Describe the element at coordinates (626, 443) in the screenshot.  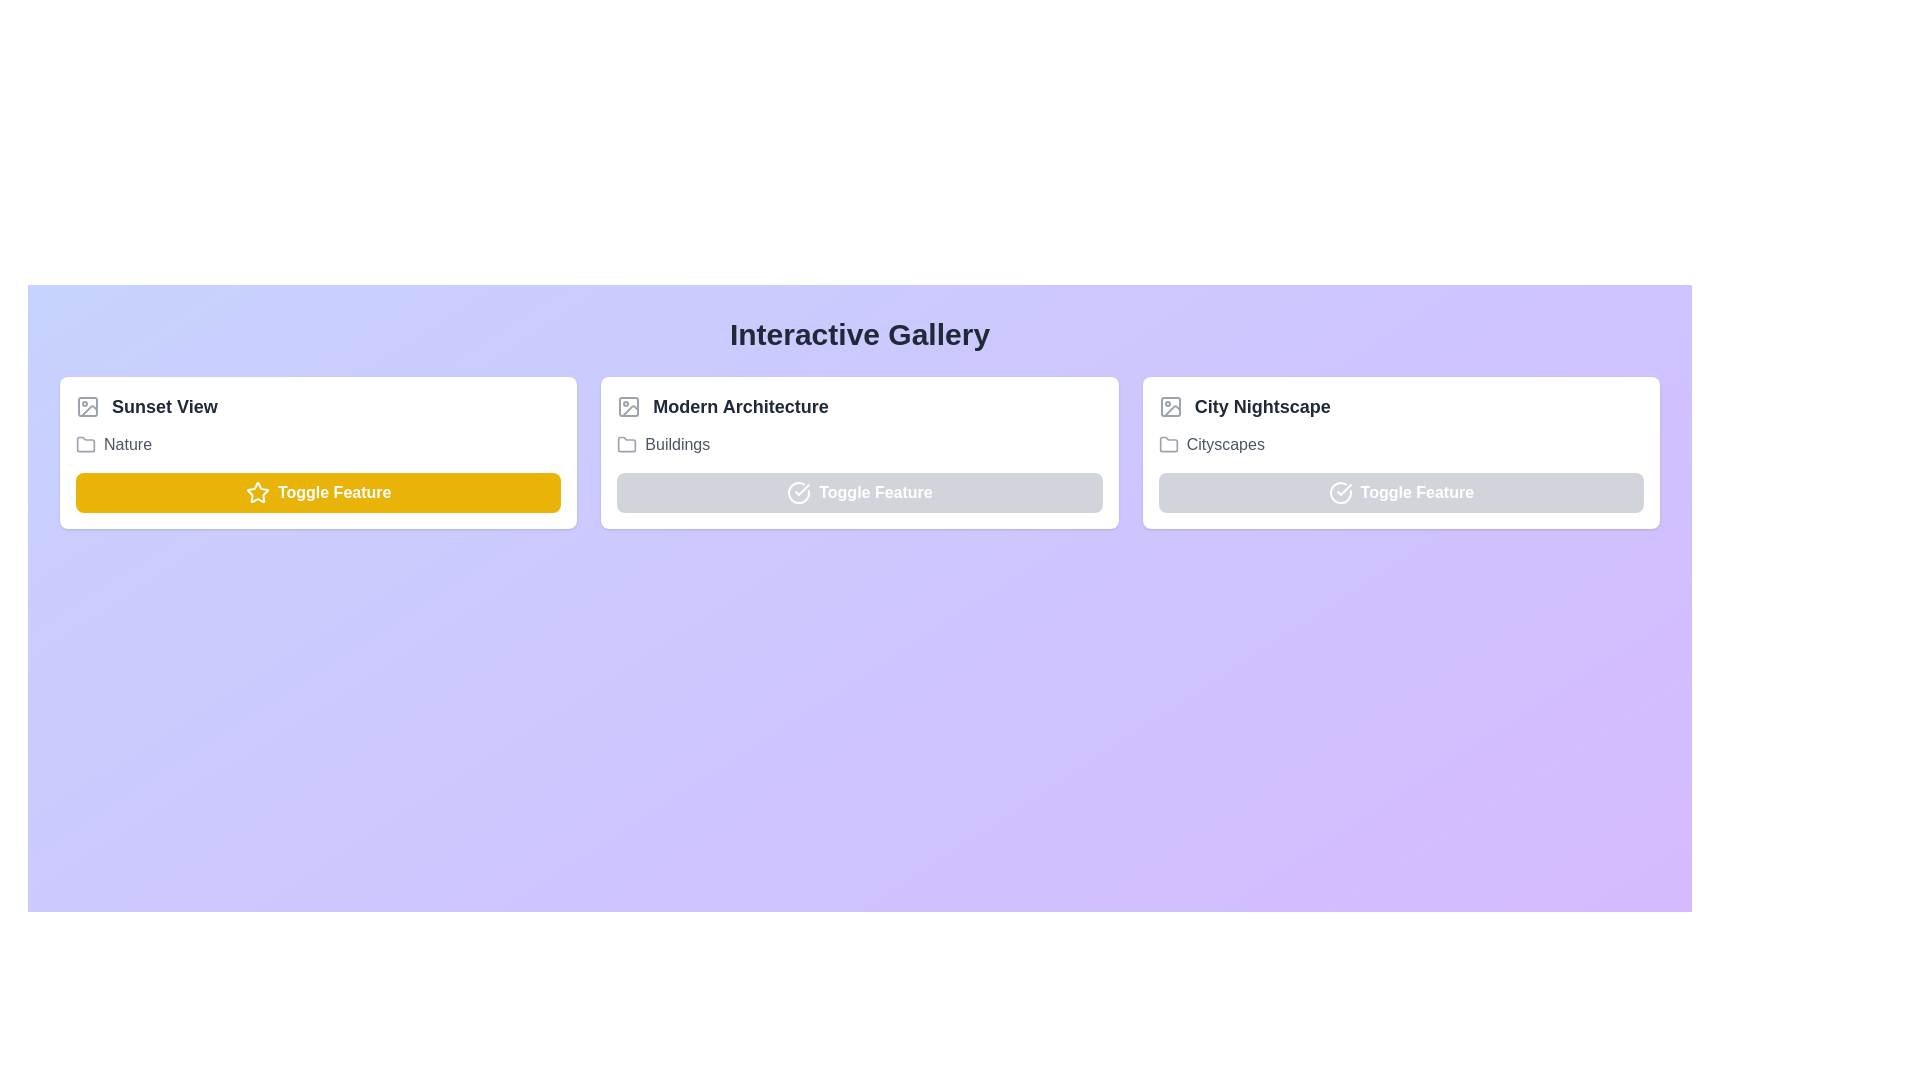
I see `the minimalistic folder icon located at the top left corner of the 'Modern Architecture' card` at that location.